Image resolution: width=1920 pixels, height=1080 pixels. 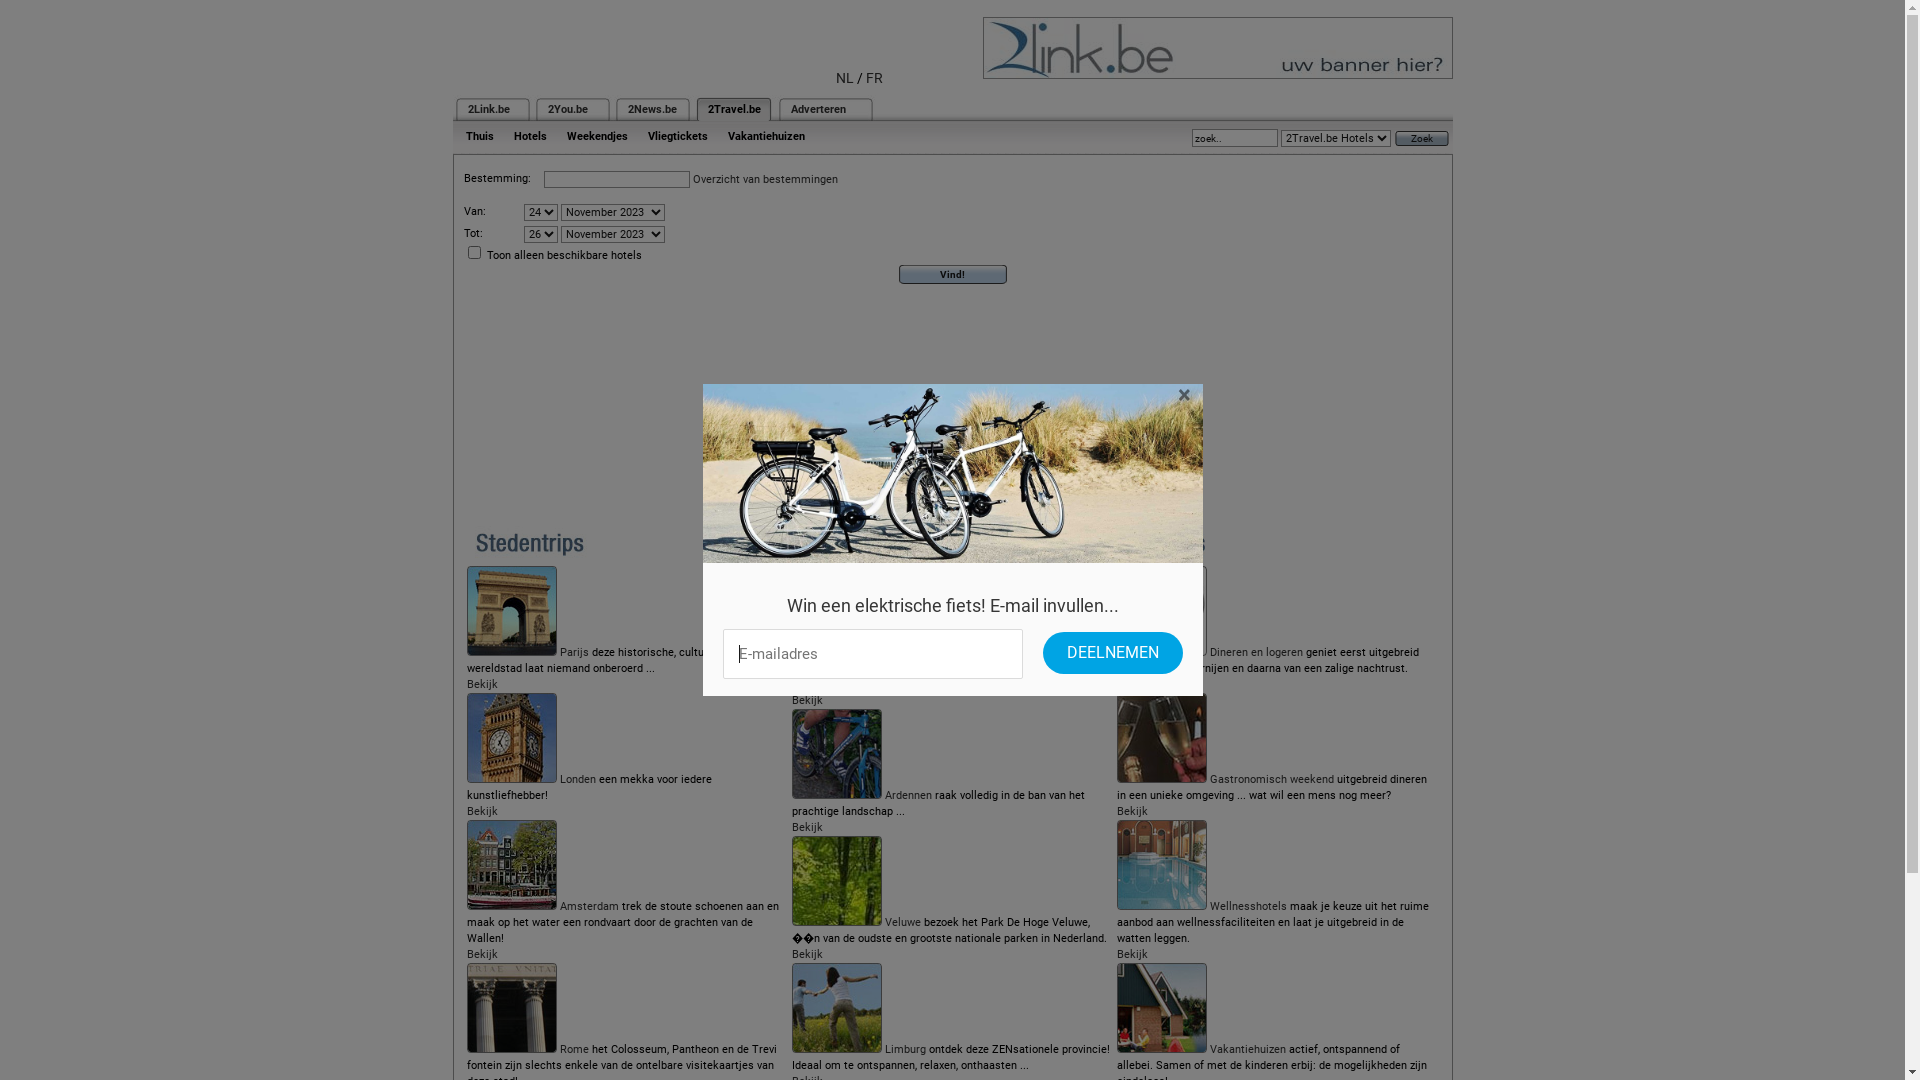 I want to click on 'Vakantiehuizen', so click(x=1247, y=1048).